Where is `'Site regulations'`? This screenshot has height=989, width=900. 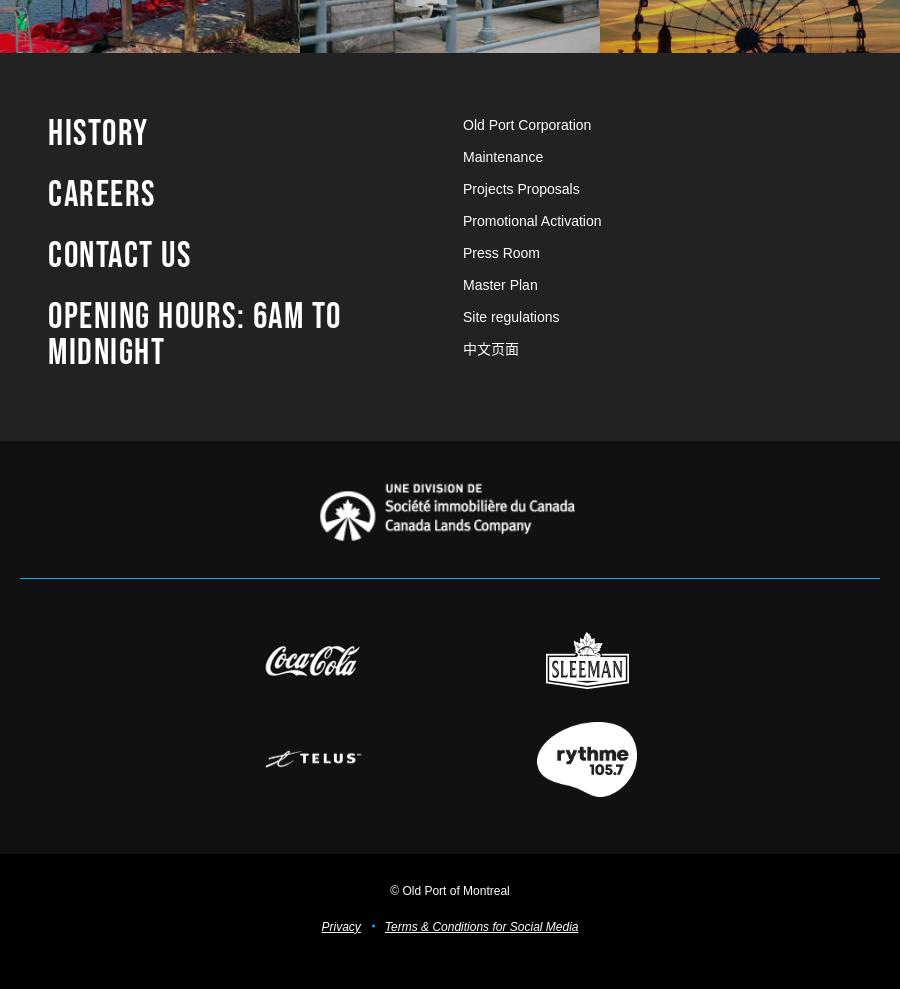 'Site regulations' is located at coordinates (510, 315).